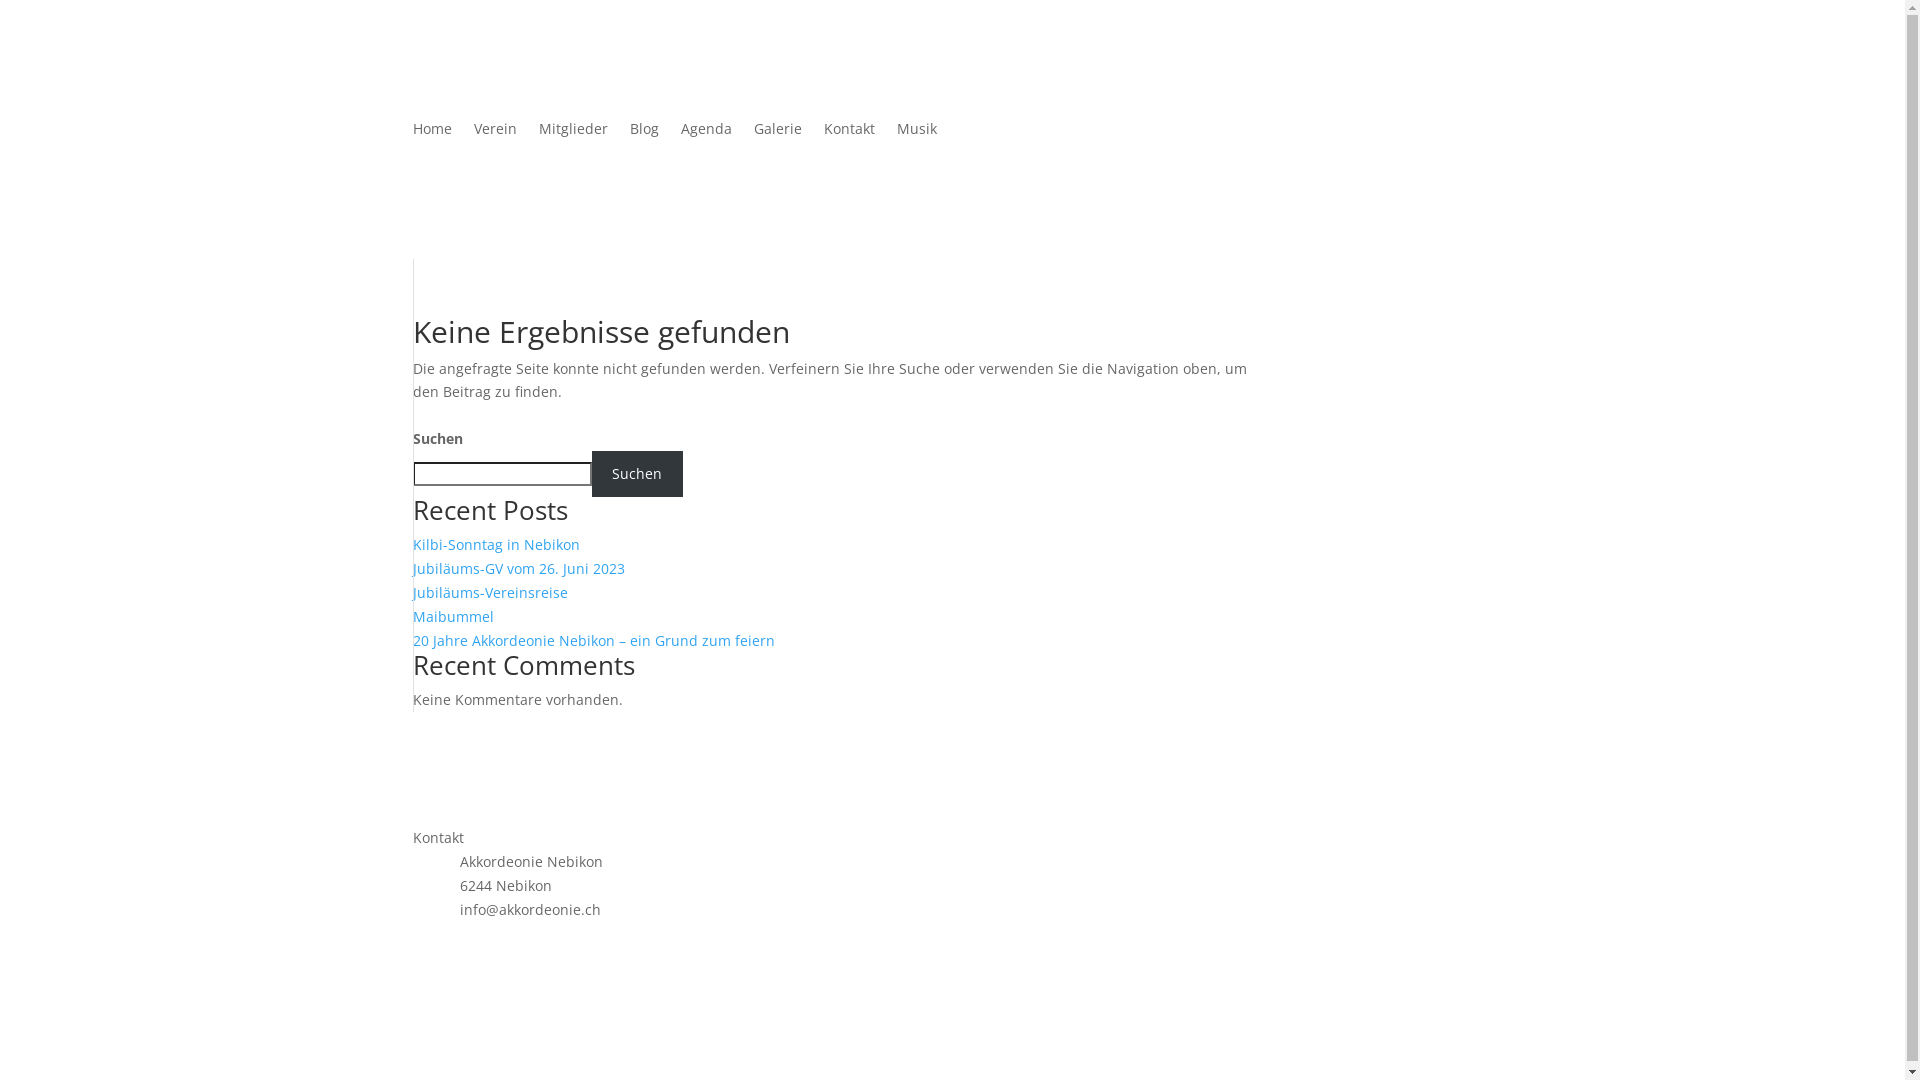 Image resolution: width=1920 pixels, height=1080 pixels. I want to click on 'Mitglieder', so click(537, 132).